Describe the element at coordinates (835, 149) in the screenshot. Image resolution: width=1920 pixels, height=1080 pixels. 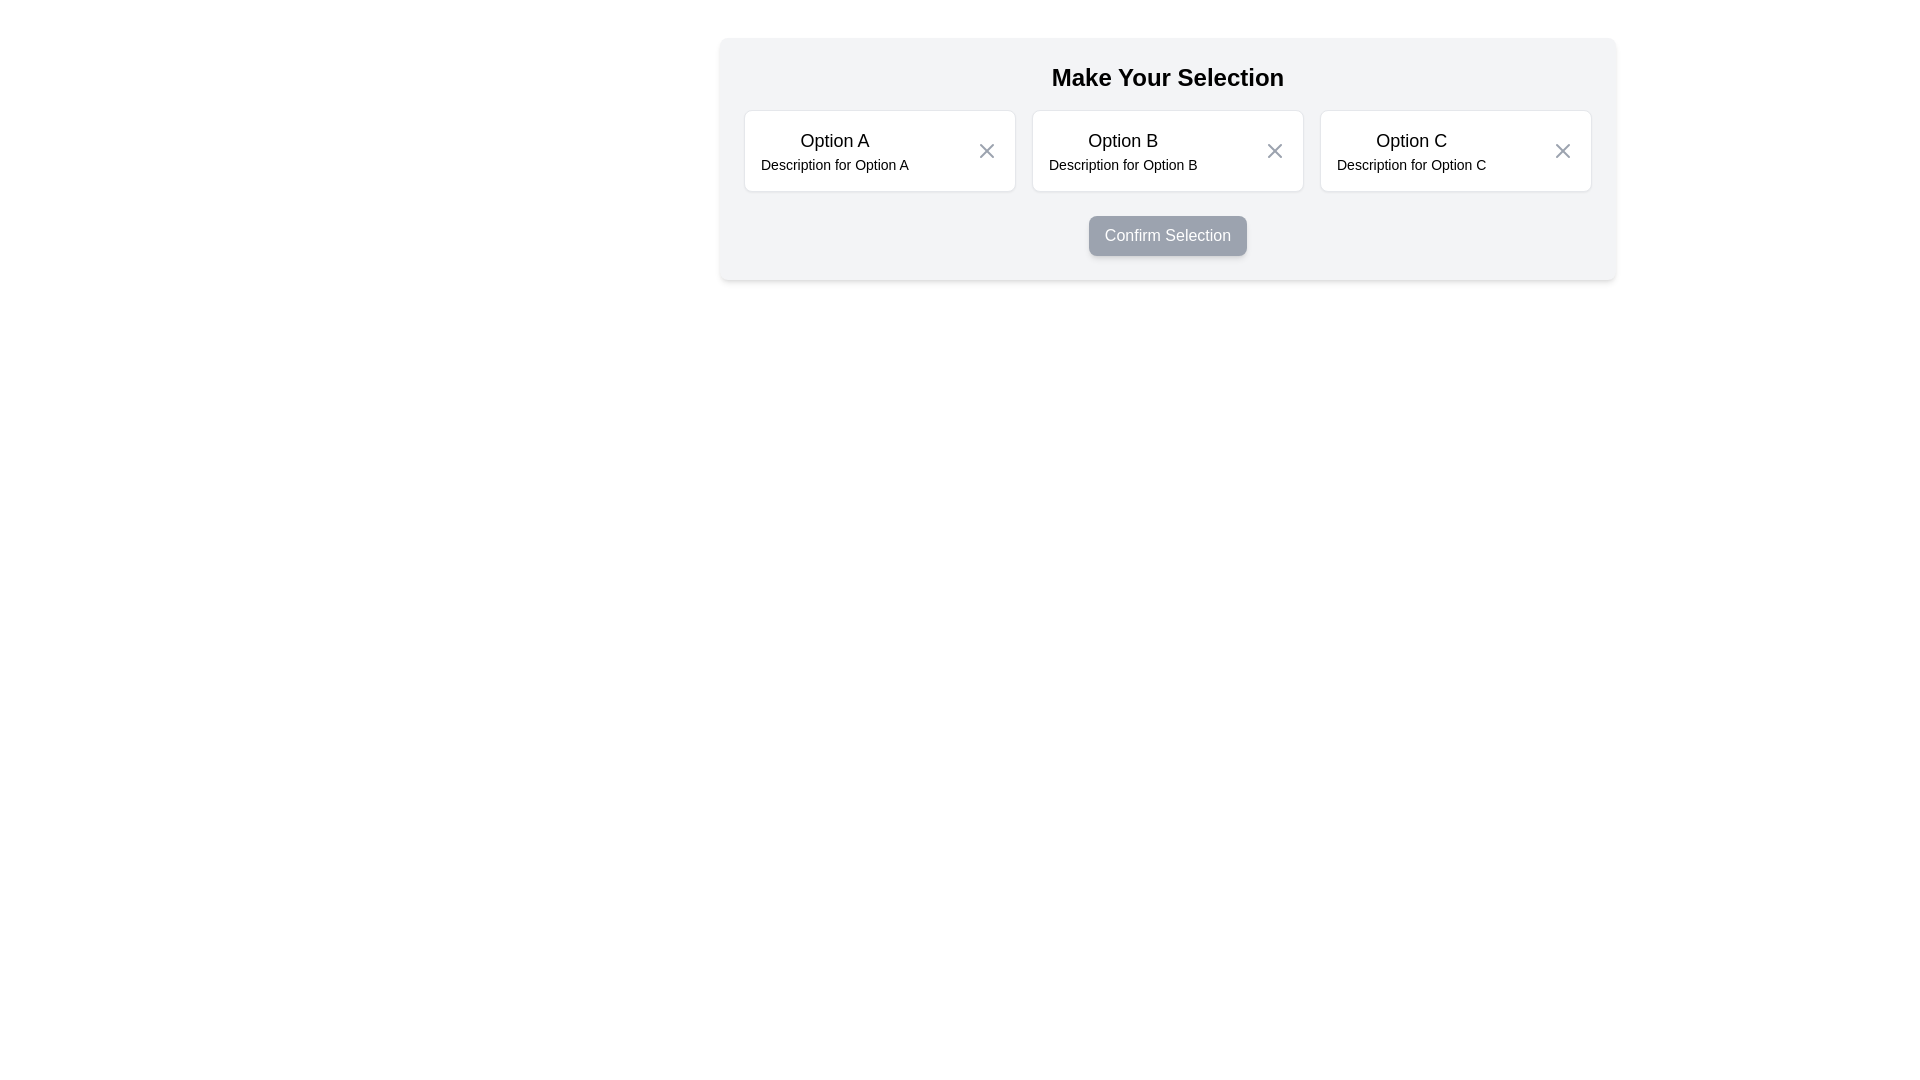
I see `the 'Option A' text component, which is the leftmost option in a row of three options, located in the top-center area of the interface` at that location.